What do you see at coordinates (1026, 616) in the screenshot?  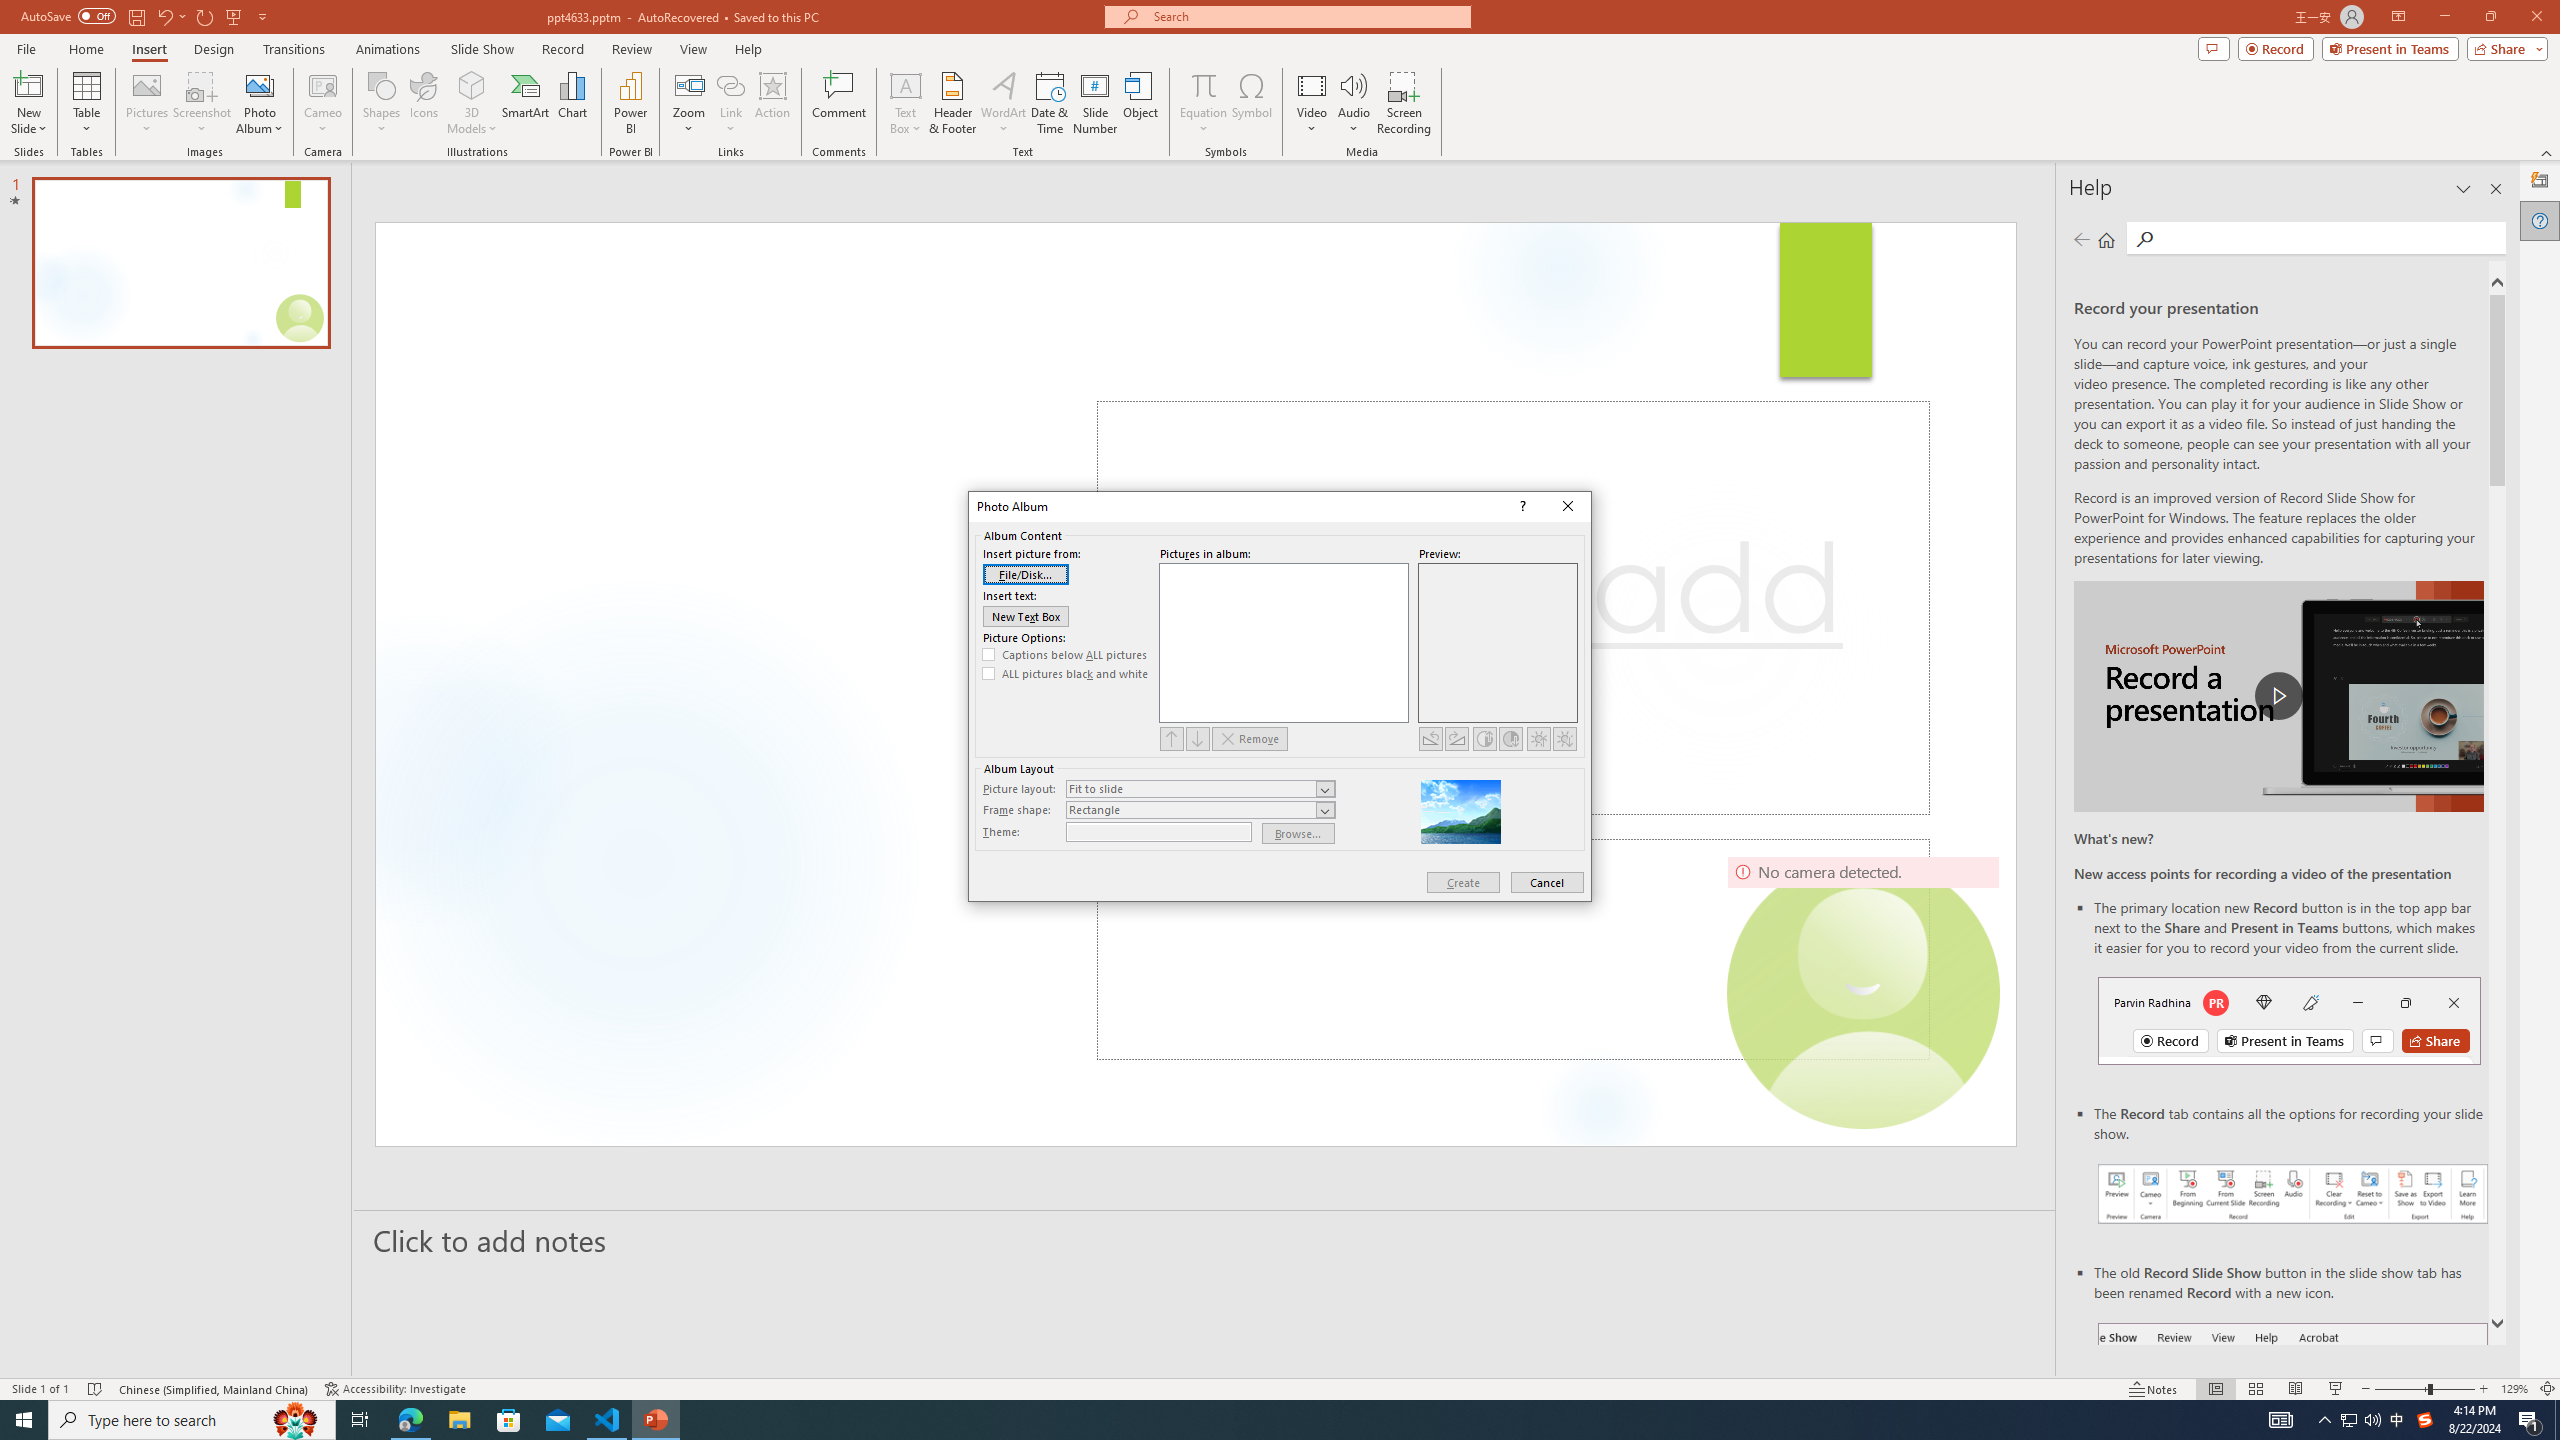 I see `'New Text Box'` at bounding box center [1026, 616].